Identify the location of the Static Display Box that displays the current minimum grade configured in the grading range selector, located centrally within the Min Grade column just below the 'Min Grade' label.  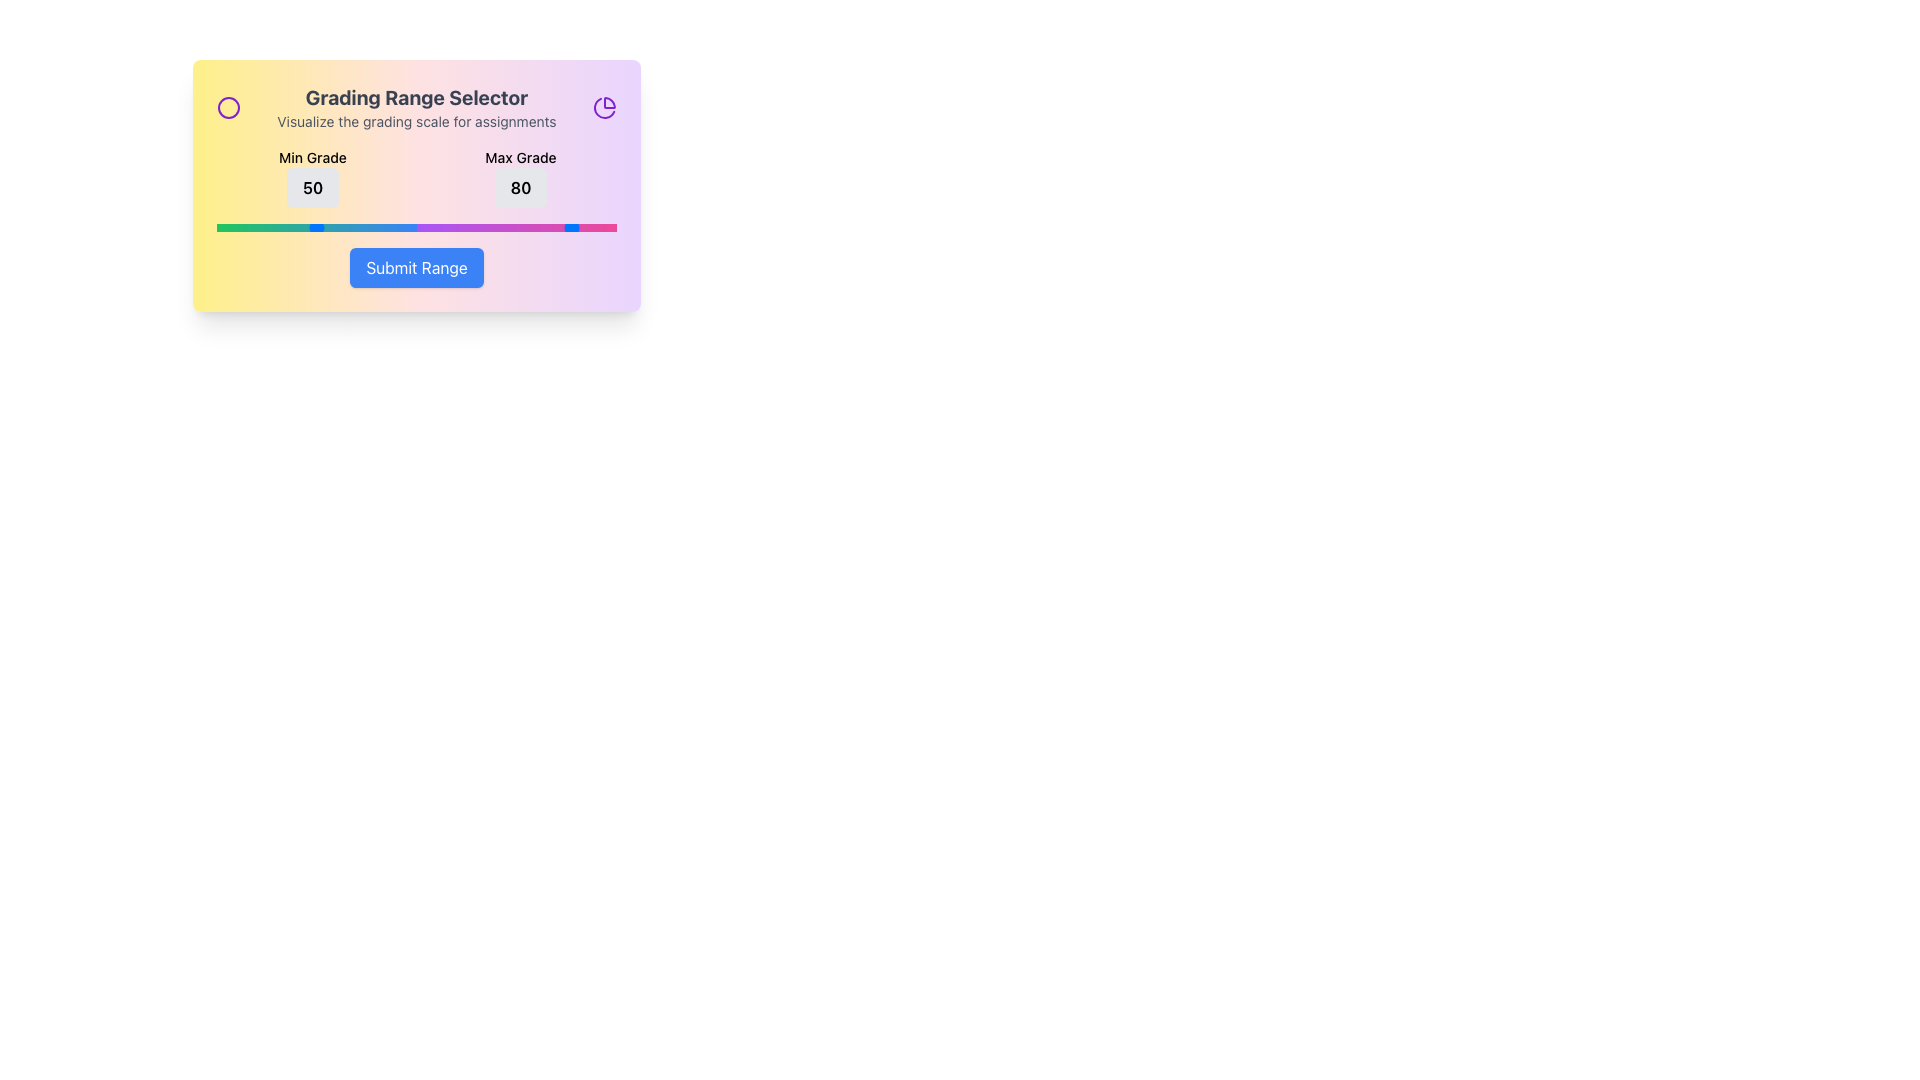
(311, 188).